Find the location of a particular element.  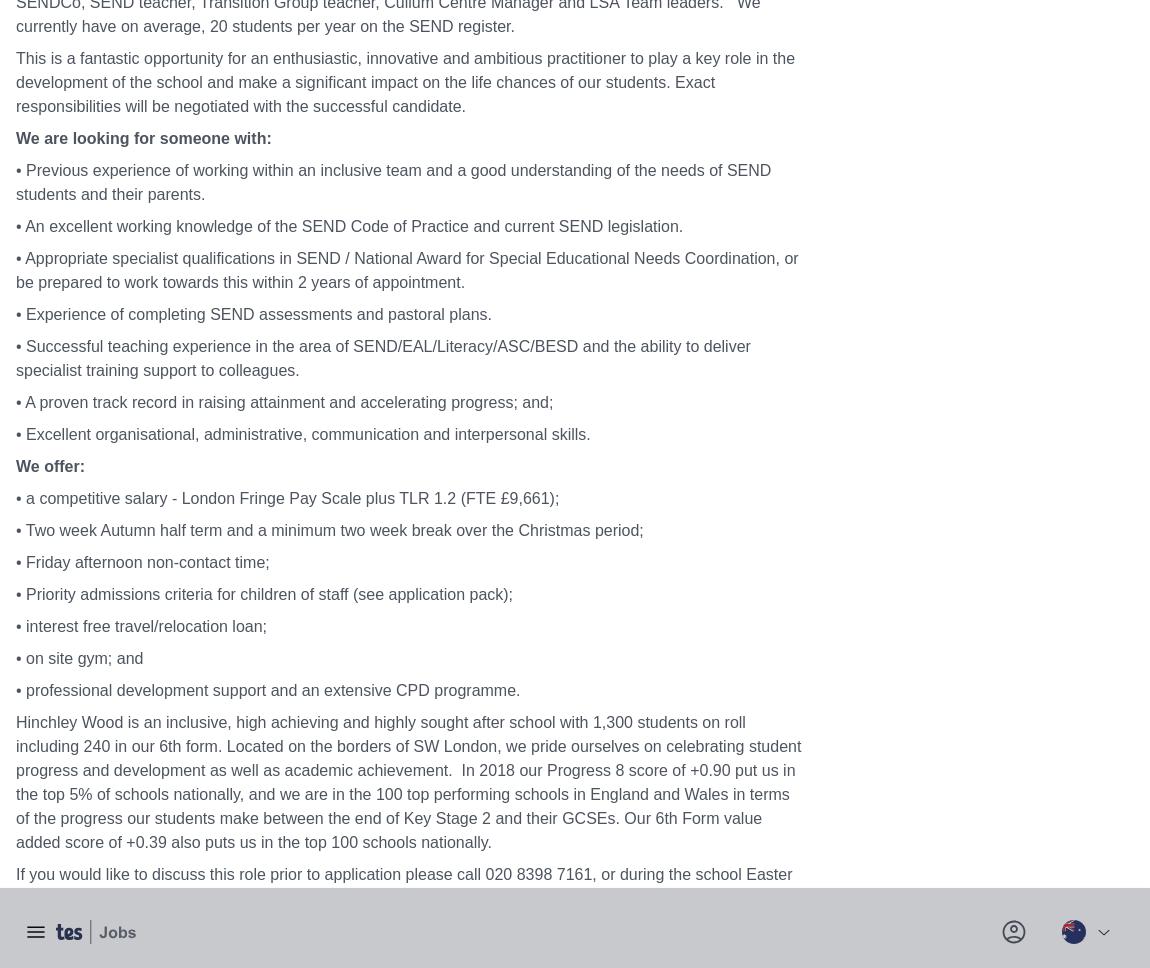

'Schools directory' is located at coordinates (76, 667).